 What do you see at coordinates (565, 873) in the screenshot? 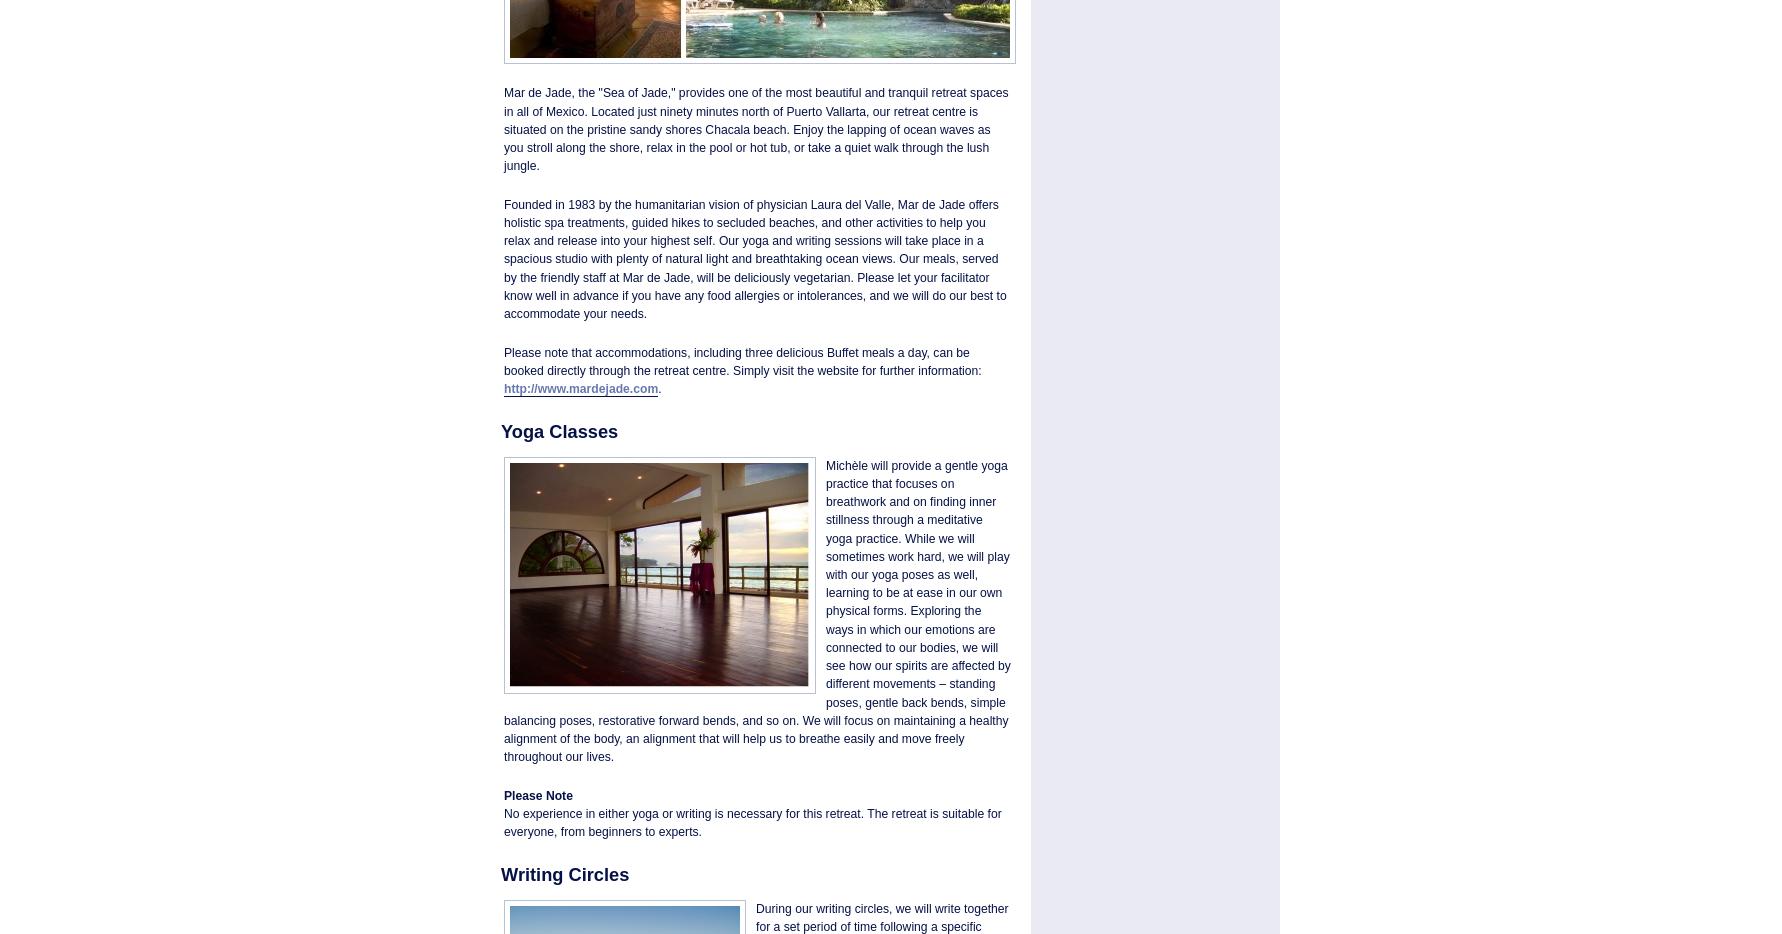
I see `'Writing Circles'` at bounding box center [565, 873].